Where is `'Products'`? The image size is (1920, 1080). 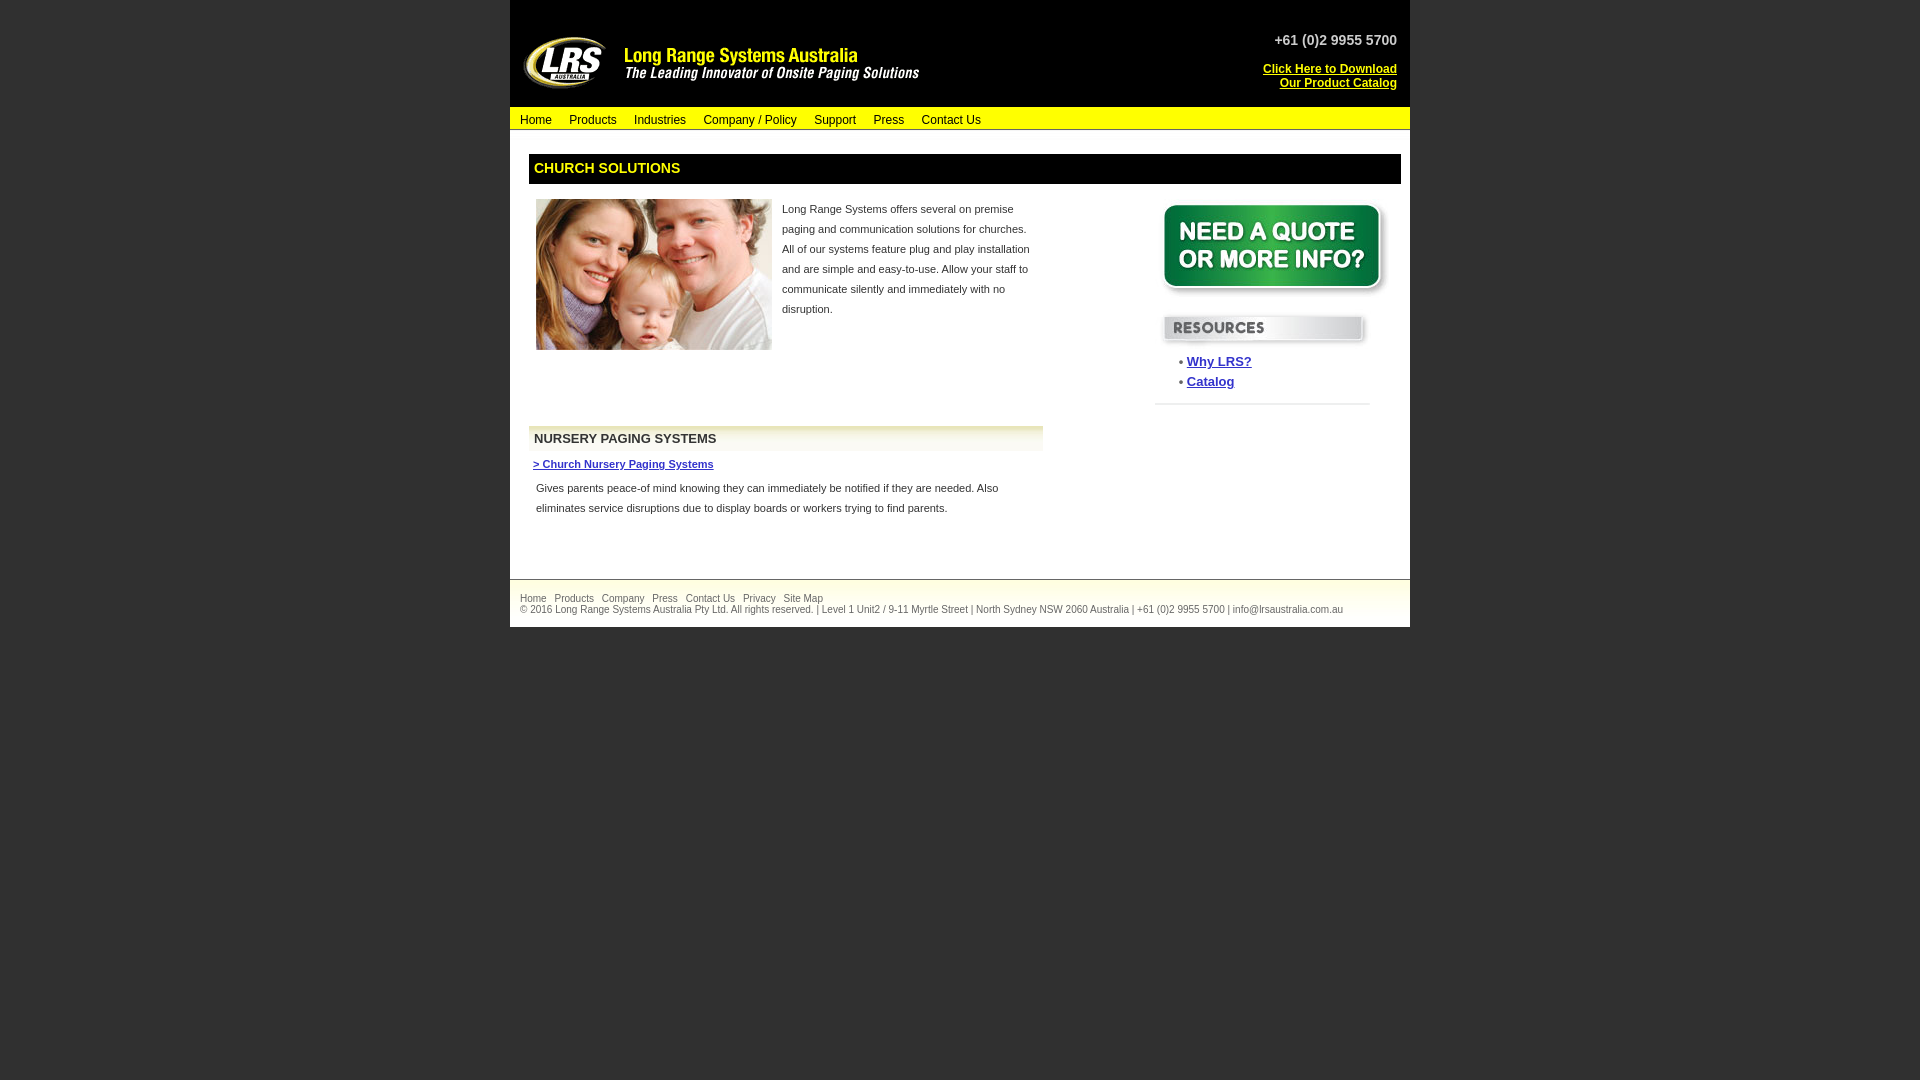 'Products' is located at coordinates (588, 119).